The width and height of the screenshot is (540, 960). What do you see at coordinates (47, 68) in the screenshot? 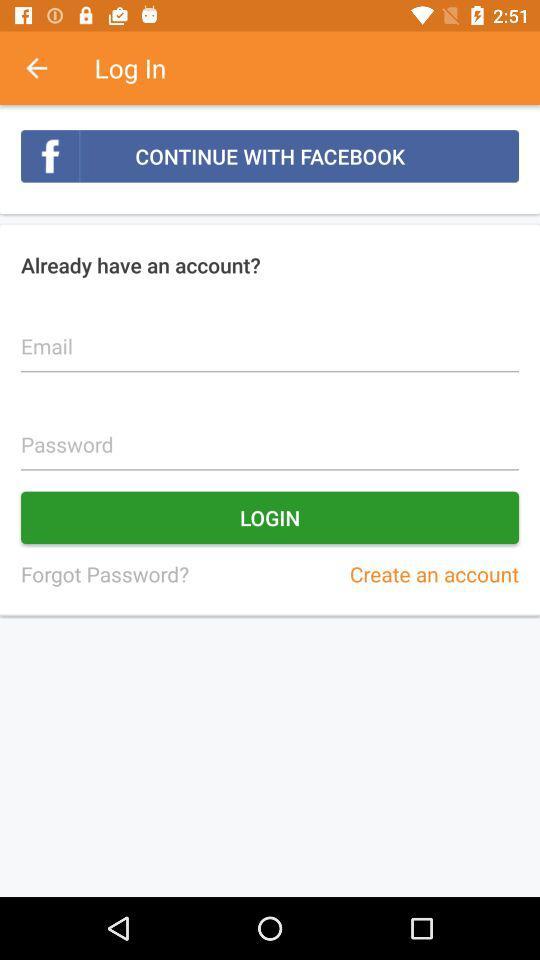
I see `go back` at bounding box center [47, 68].